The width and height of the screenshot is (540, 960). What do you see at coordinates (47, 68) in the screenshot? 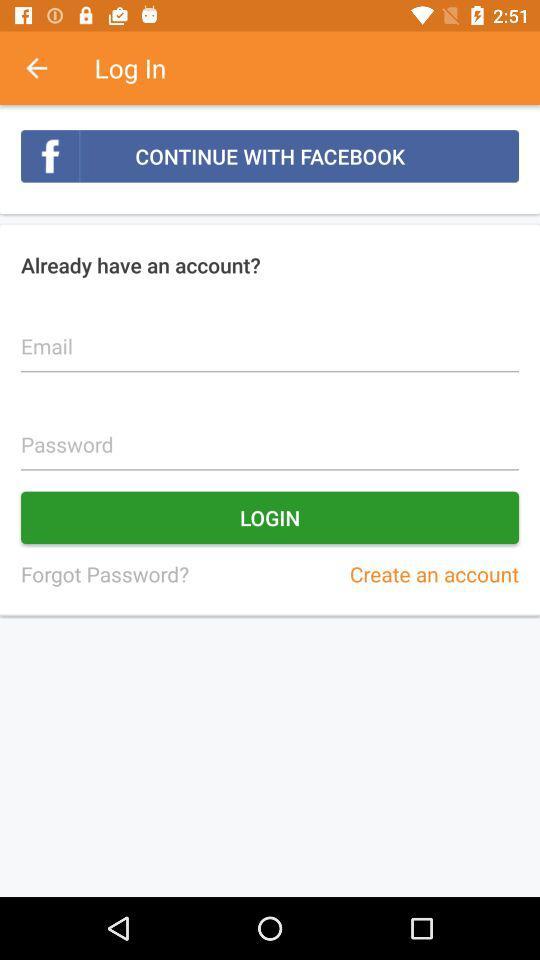
I see `go back` at bounding box center [47, 68].